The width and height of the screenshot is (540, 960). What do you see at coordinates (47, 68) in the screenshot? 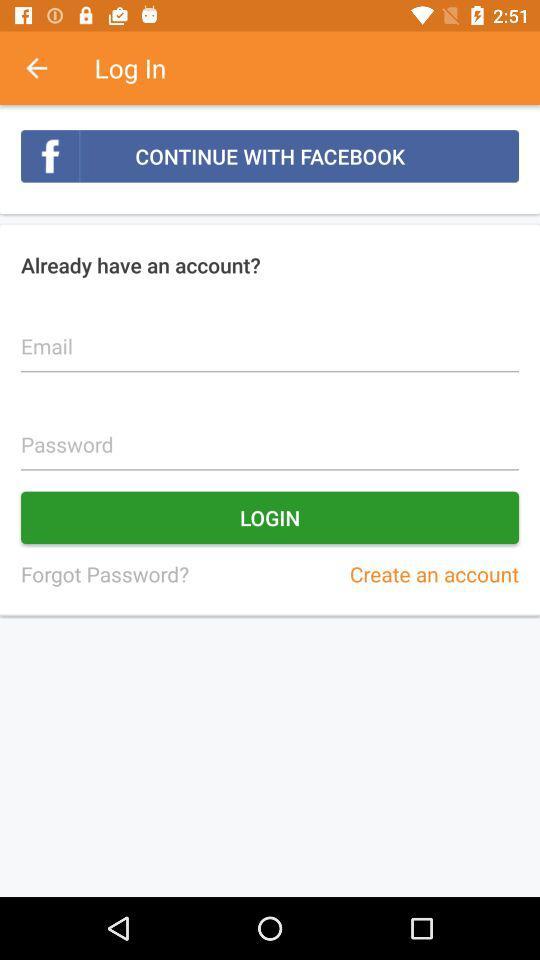
I see `go back` at bounding box center [47, 68].